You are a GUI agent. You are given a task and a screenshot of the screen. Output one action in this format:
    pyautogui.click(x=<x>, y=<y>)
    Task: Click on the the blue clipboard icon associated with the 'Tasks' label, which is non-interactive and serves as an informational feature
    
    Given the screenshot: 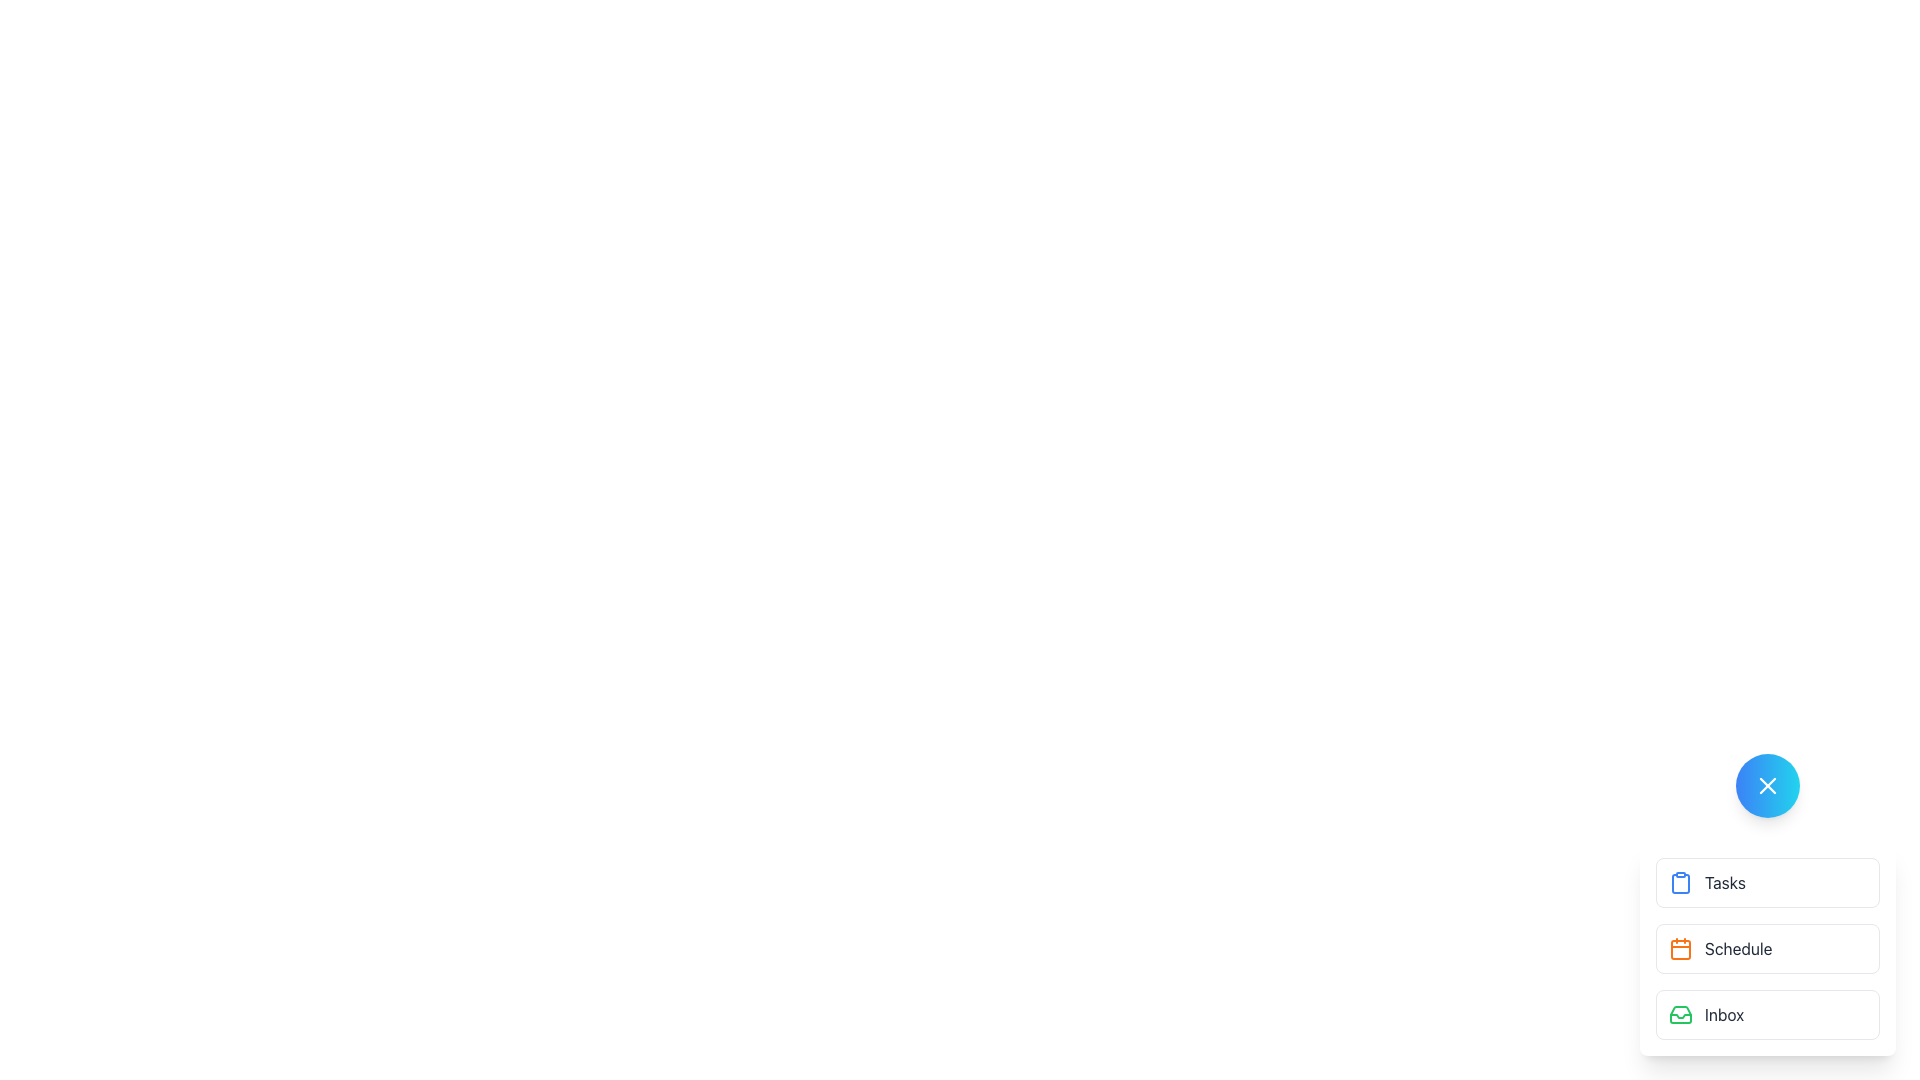 What is the action you would take?
    pyautogui.click(x=1680, y=882)
    